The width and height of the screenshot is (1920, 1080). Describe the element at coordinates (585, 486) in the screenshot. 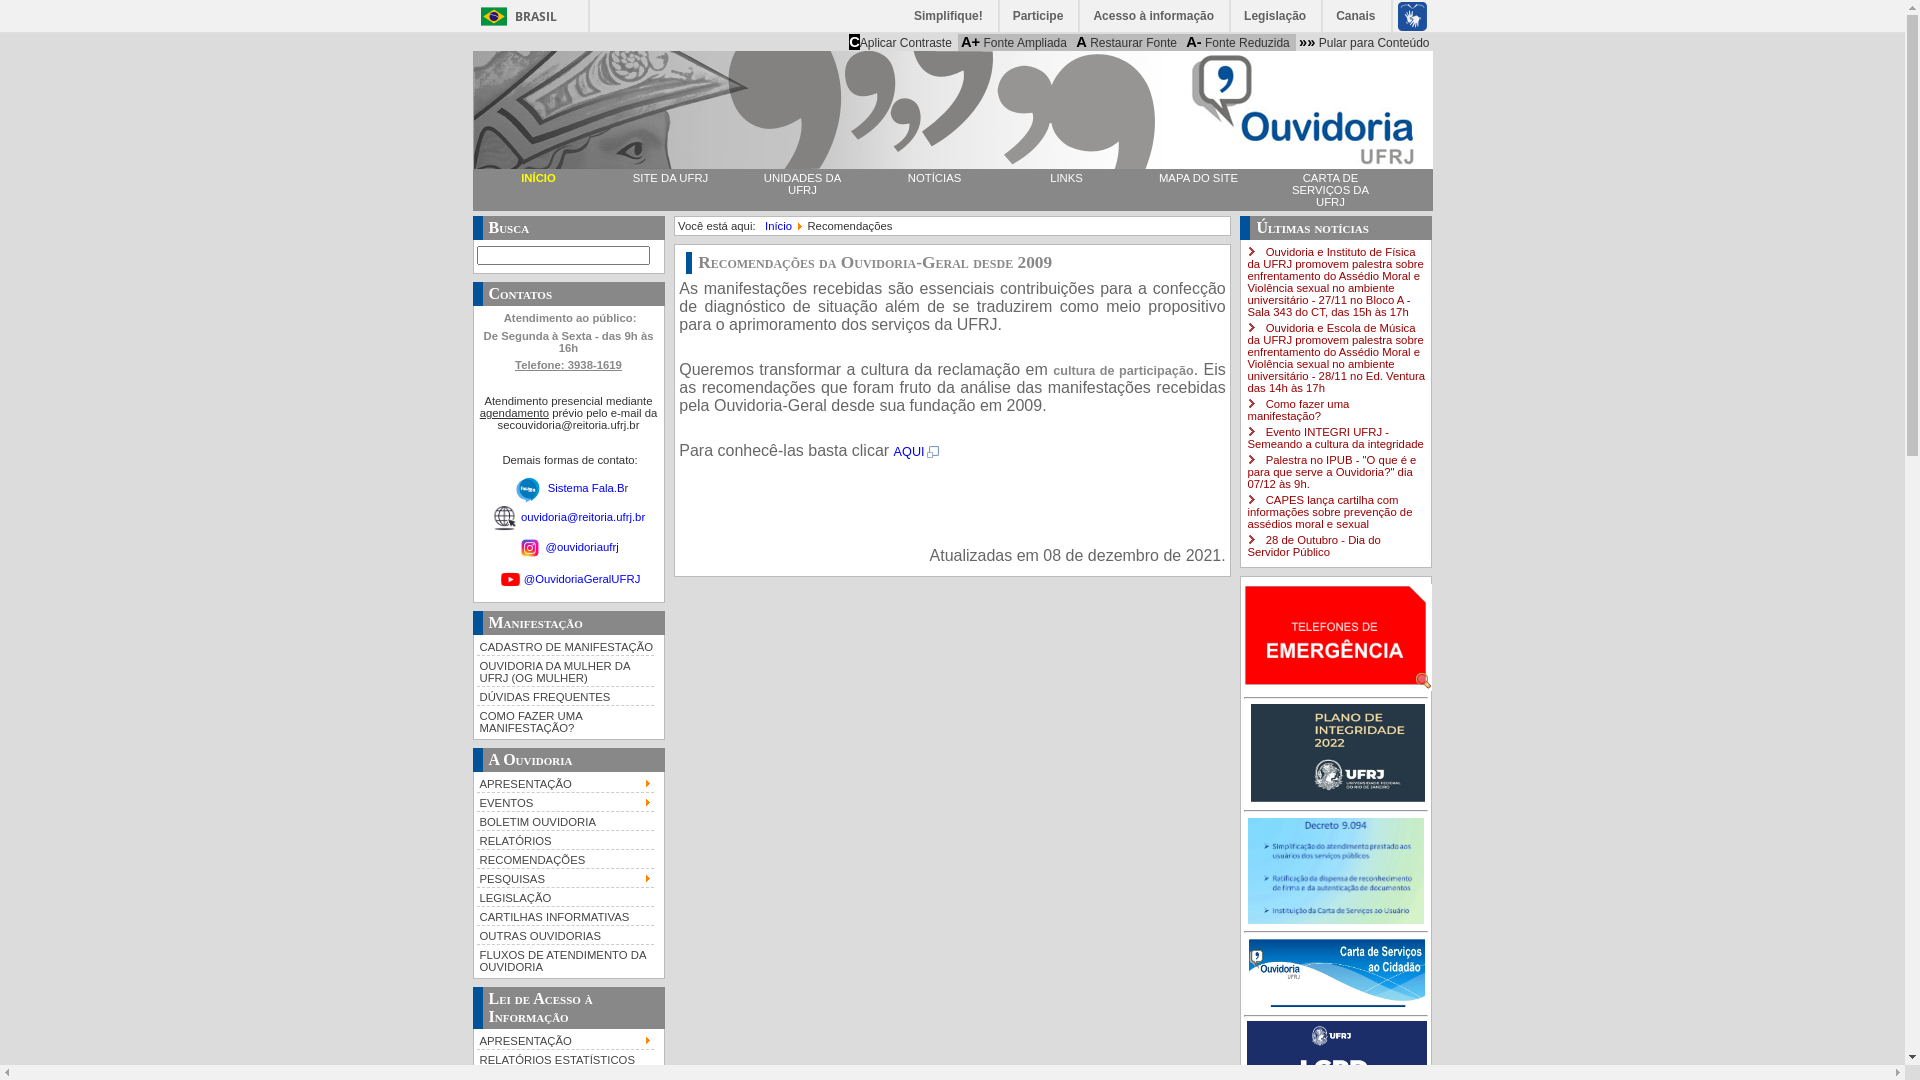

I see `'Sistema Fala.B'` at that location.